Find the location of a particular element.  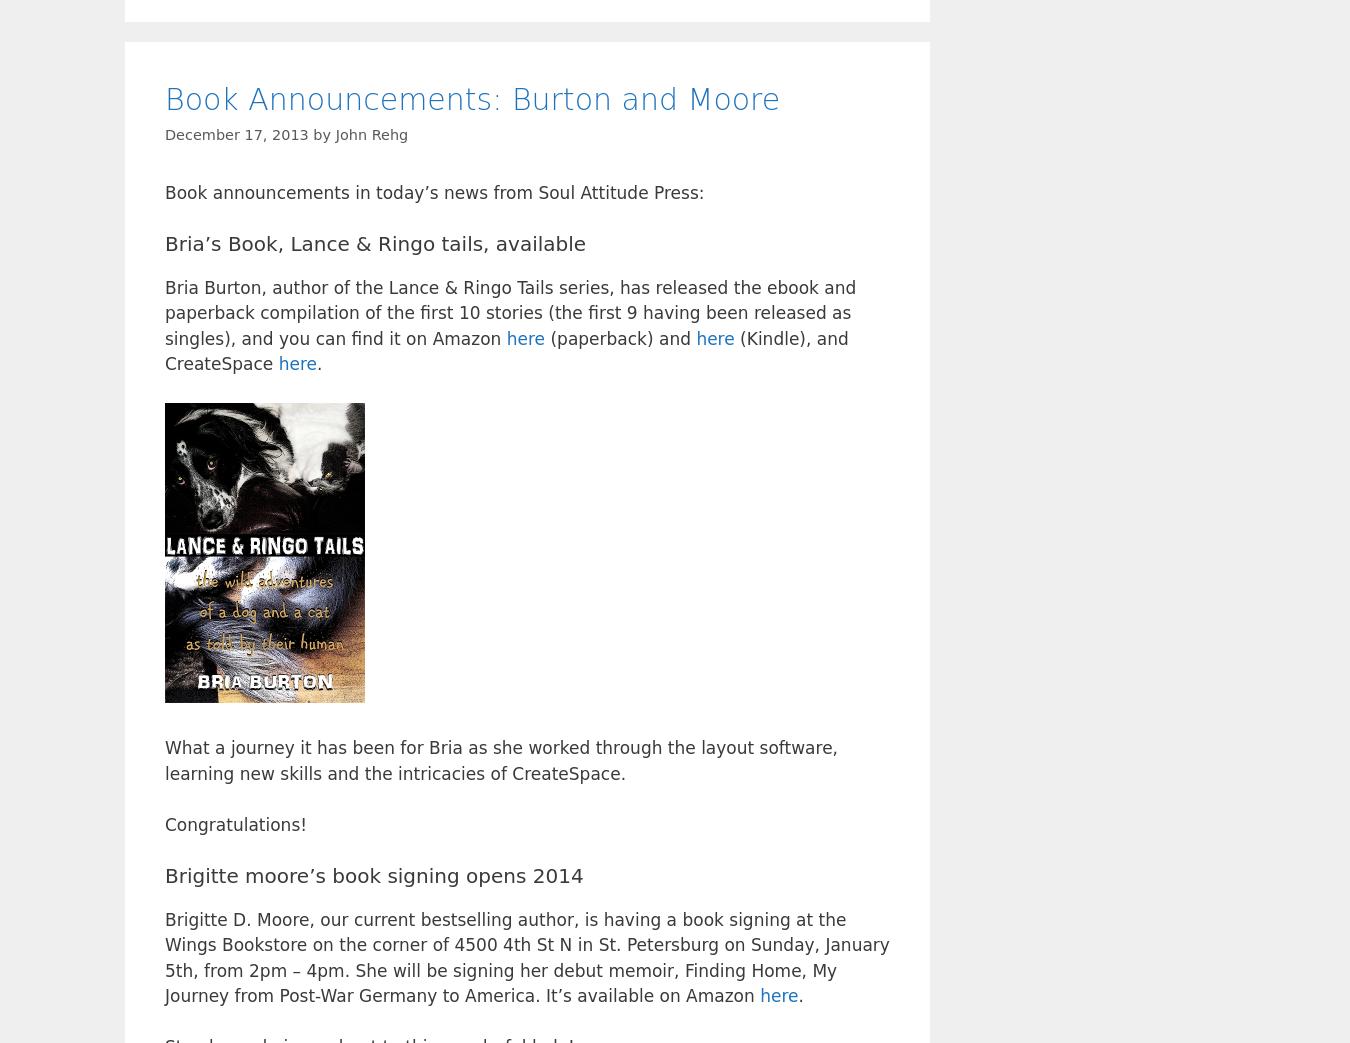

'Bria’s Book, Lance & Ringo tails, available' is located at coordinates (375, 243).